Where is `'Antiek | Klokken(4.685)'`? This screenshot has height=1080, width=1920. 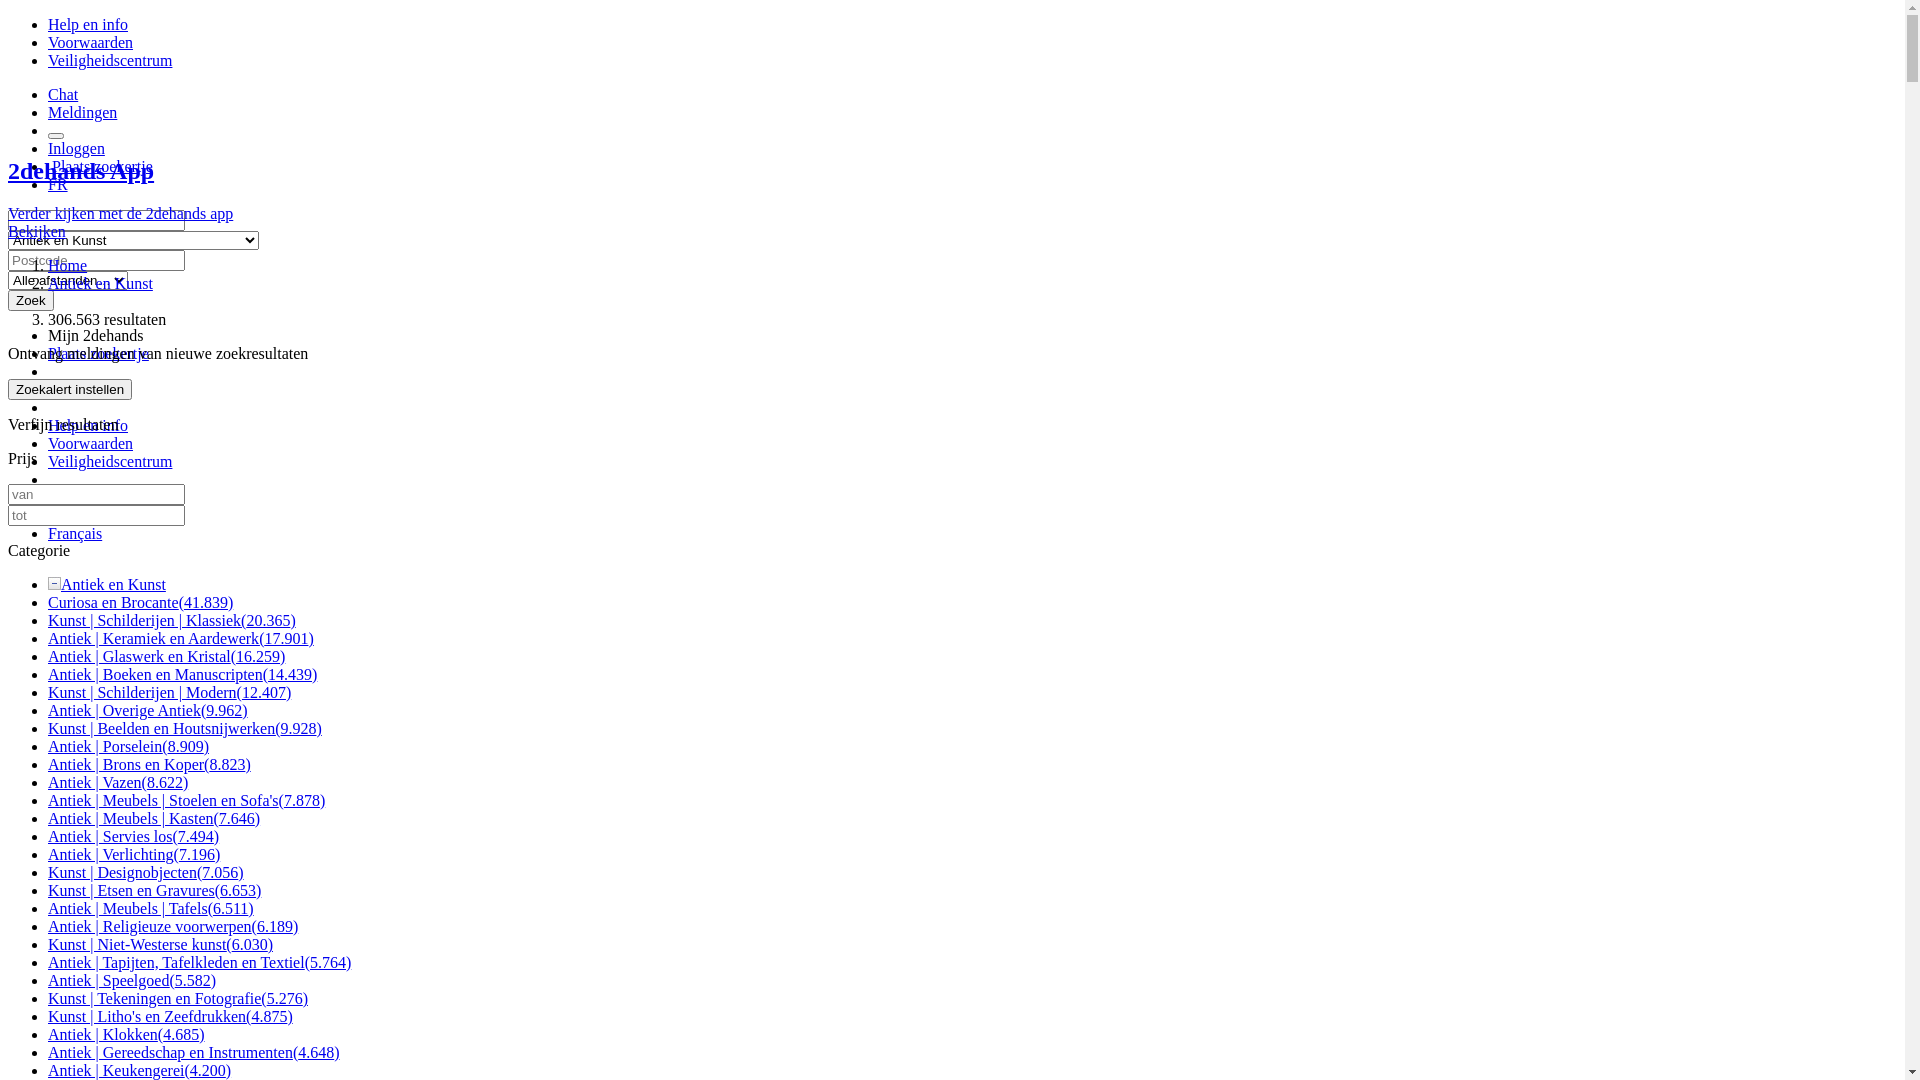 'Antiek | Klokken(4.685)' is located at coordinates (125, 1034).